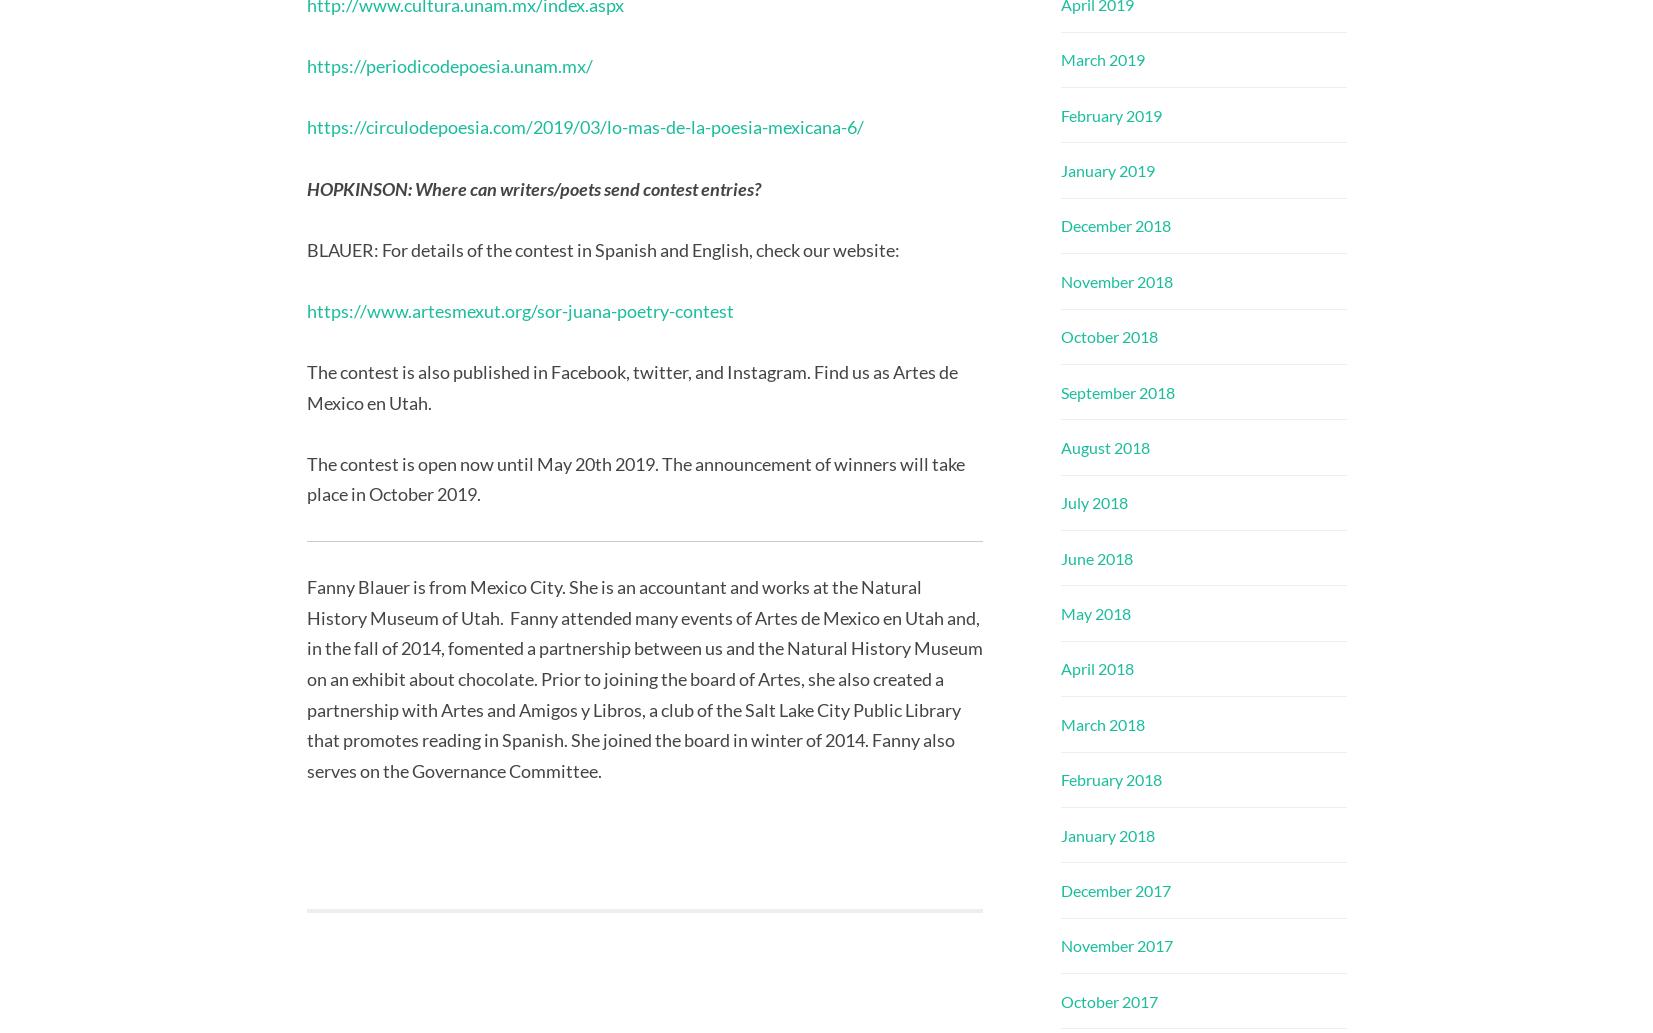  Describe the element at coordinates (1060, 888) in the screenshot. I see `'December 2017'` at that location.